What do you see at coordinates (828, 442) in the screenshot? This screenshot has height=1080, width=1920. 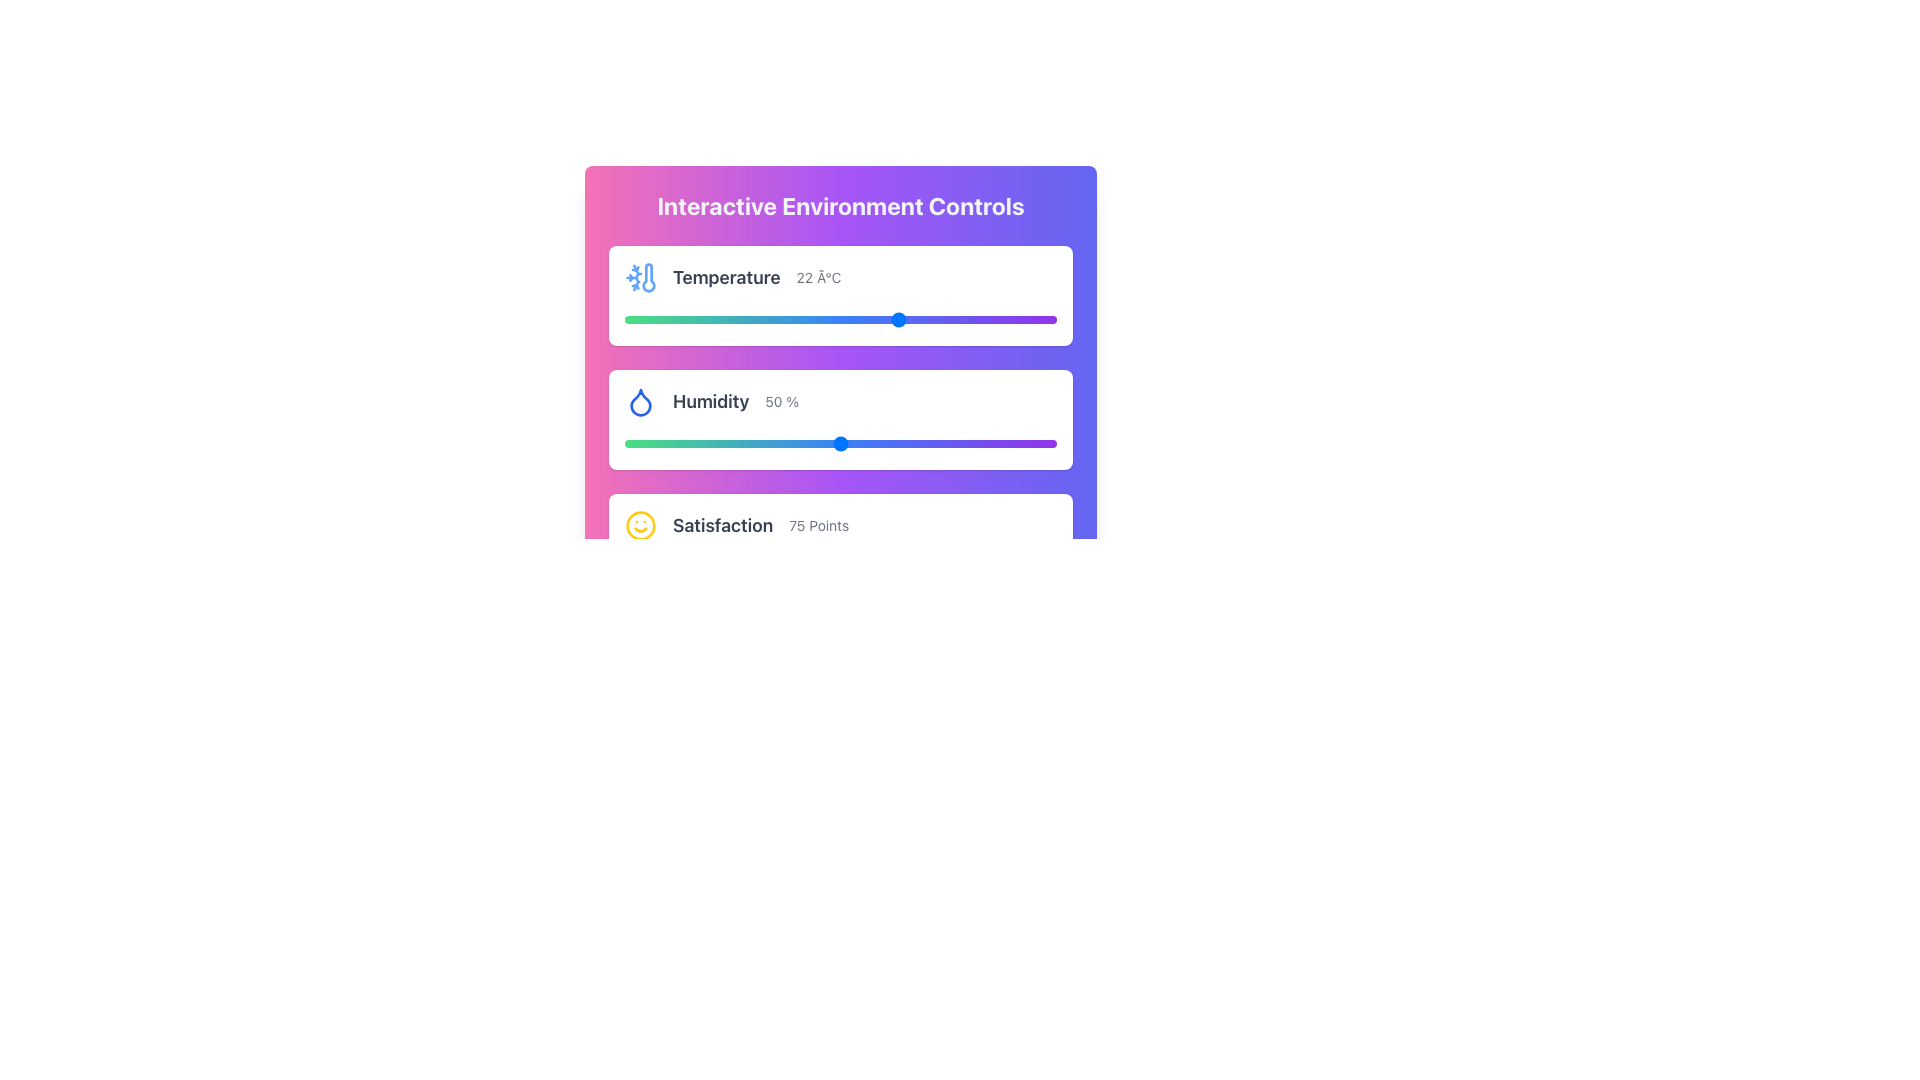 I see `humidity` at bounding box center [828, 442].